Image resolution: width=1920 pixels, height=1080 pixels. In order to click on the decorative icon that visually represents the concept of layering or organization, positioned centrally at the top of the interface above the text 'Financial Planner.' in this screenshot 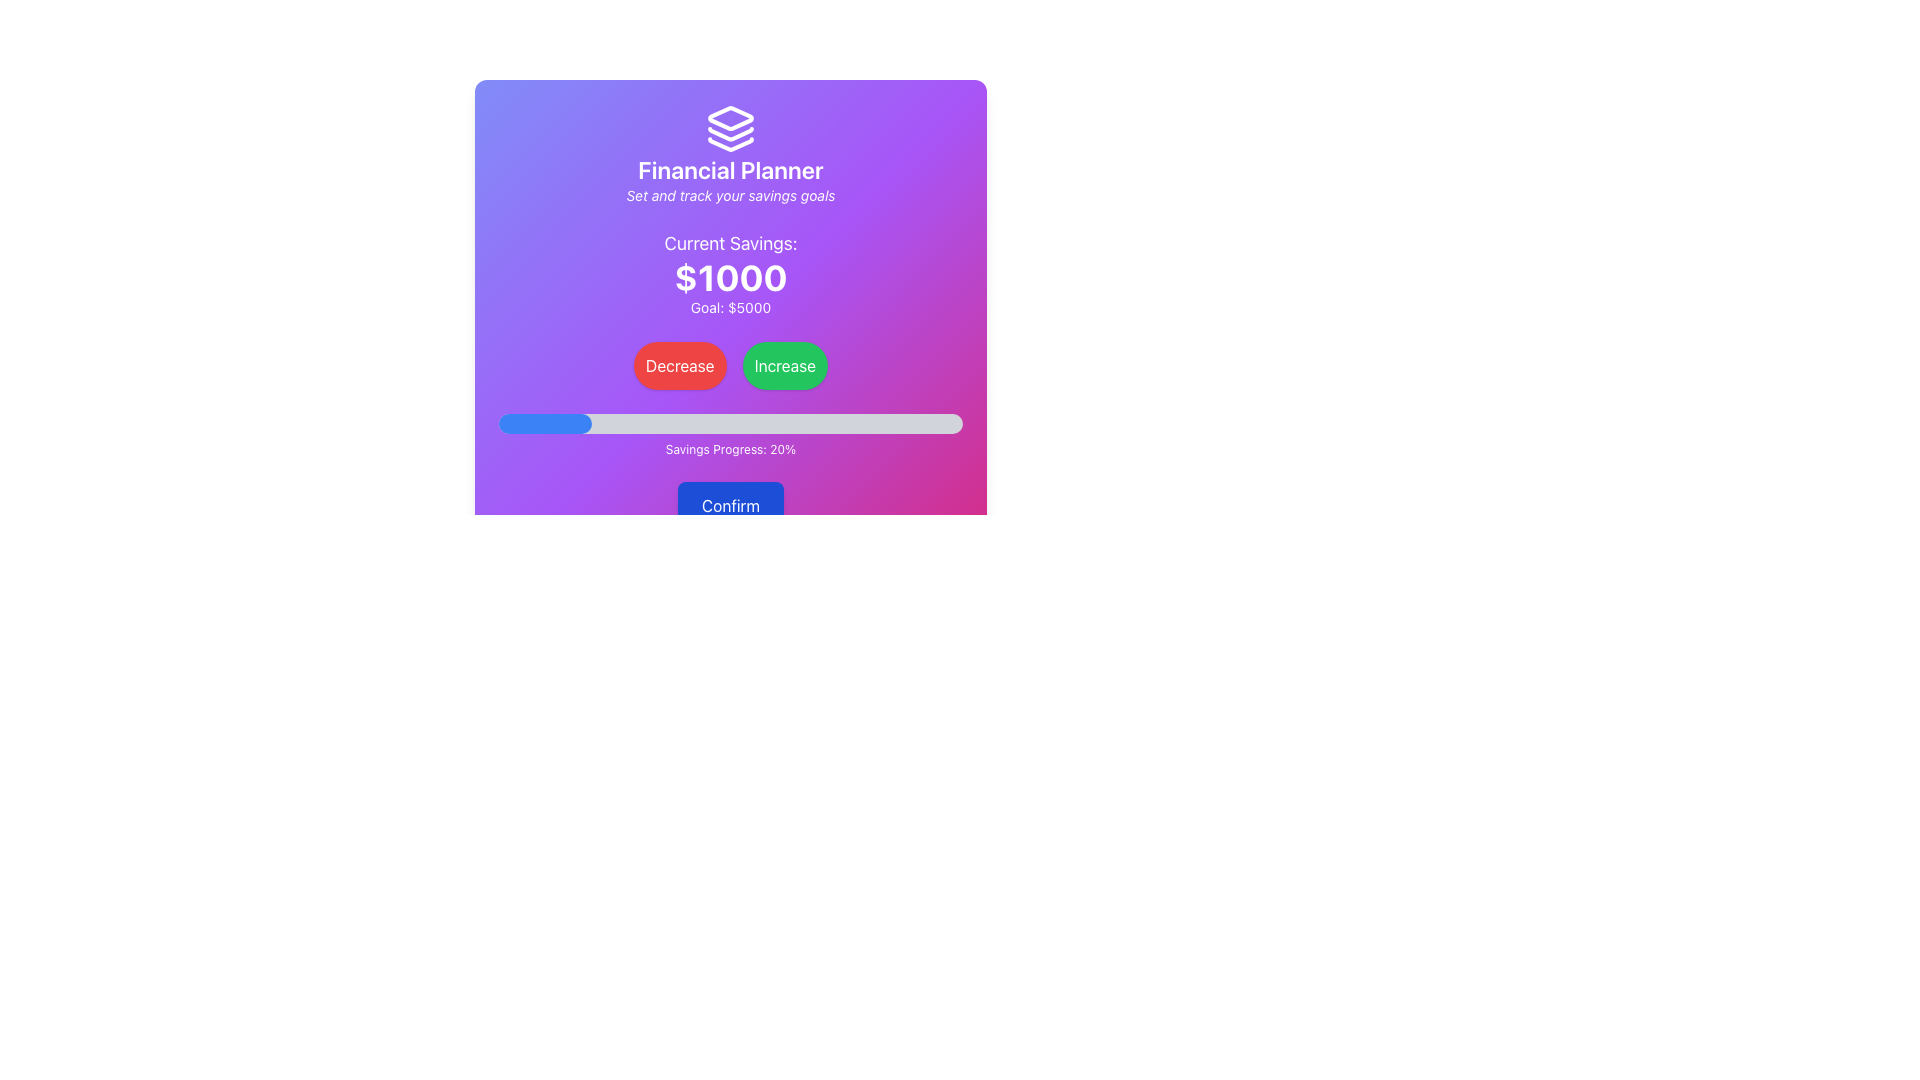, I will do `click(729, 128)`.